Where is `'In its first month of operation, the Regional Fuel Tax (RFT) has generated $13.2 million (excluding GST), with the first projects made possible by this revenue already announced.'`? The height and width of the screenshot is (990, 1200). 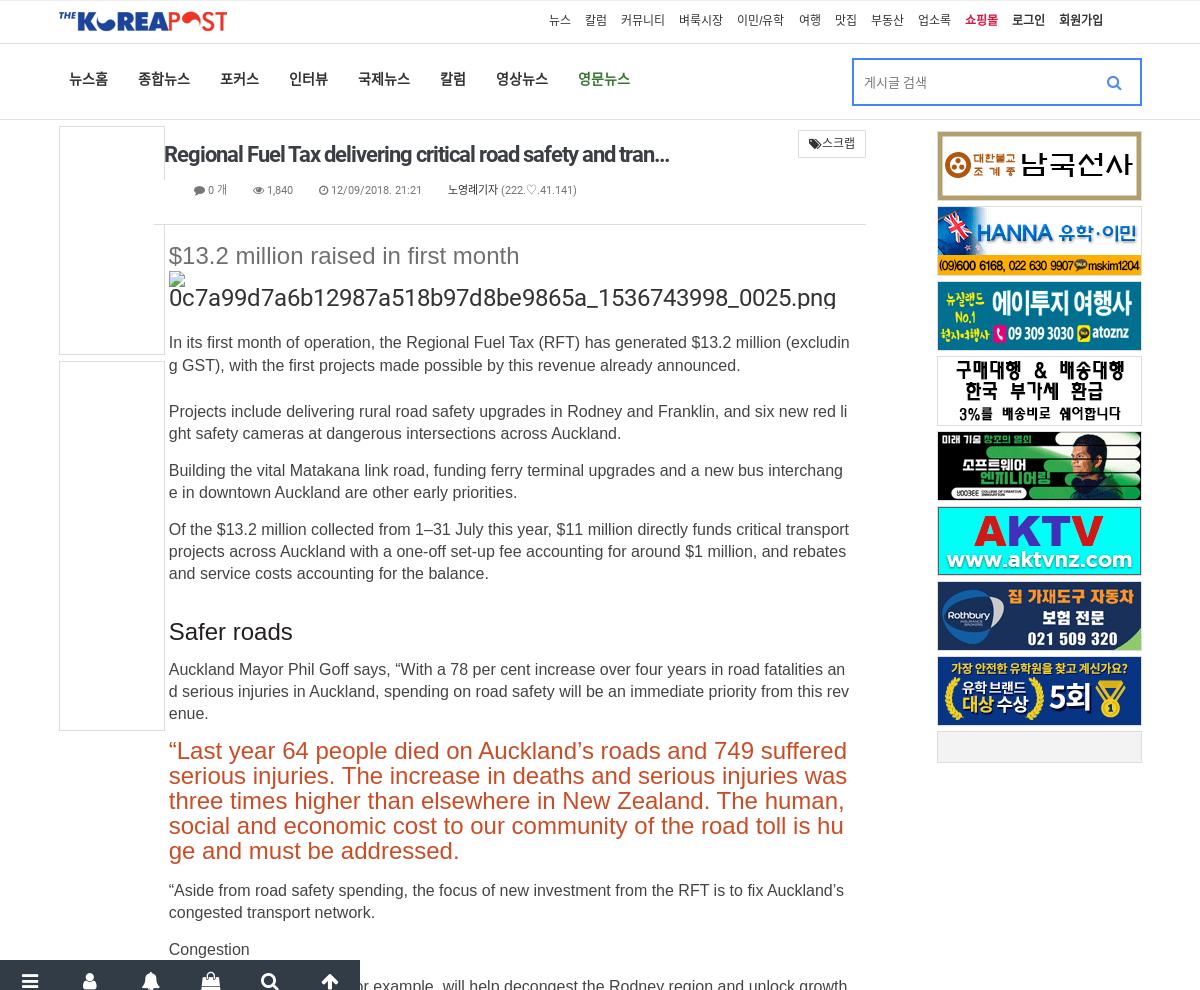
'In its first month of operation, the Regional Fuel Tax (RFT) has generated $13.2 million (excluding GST), with the first projects made possible by this revenue already announced.' is located at coordinates (507, 354).